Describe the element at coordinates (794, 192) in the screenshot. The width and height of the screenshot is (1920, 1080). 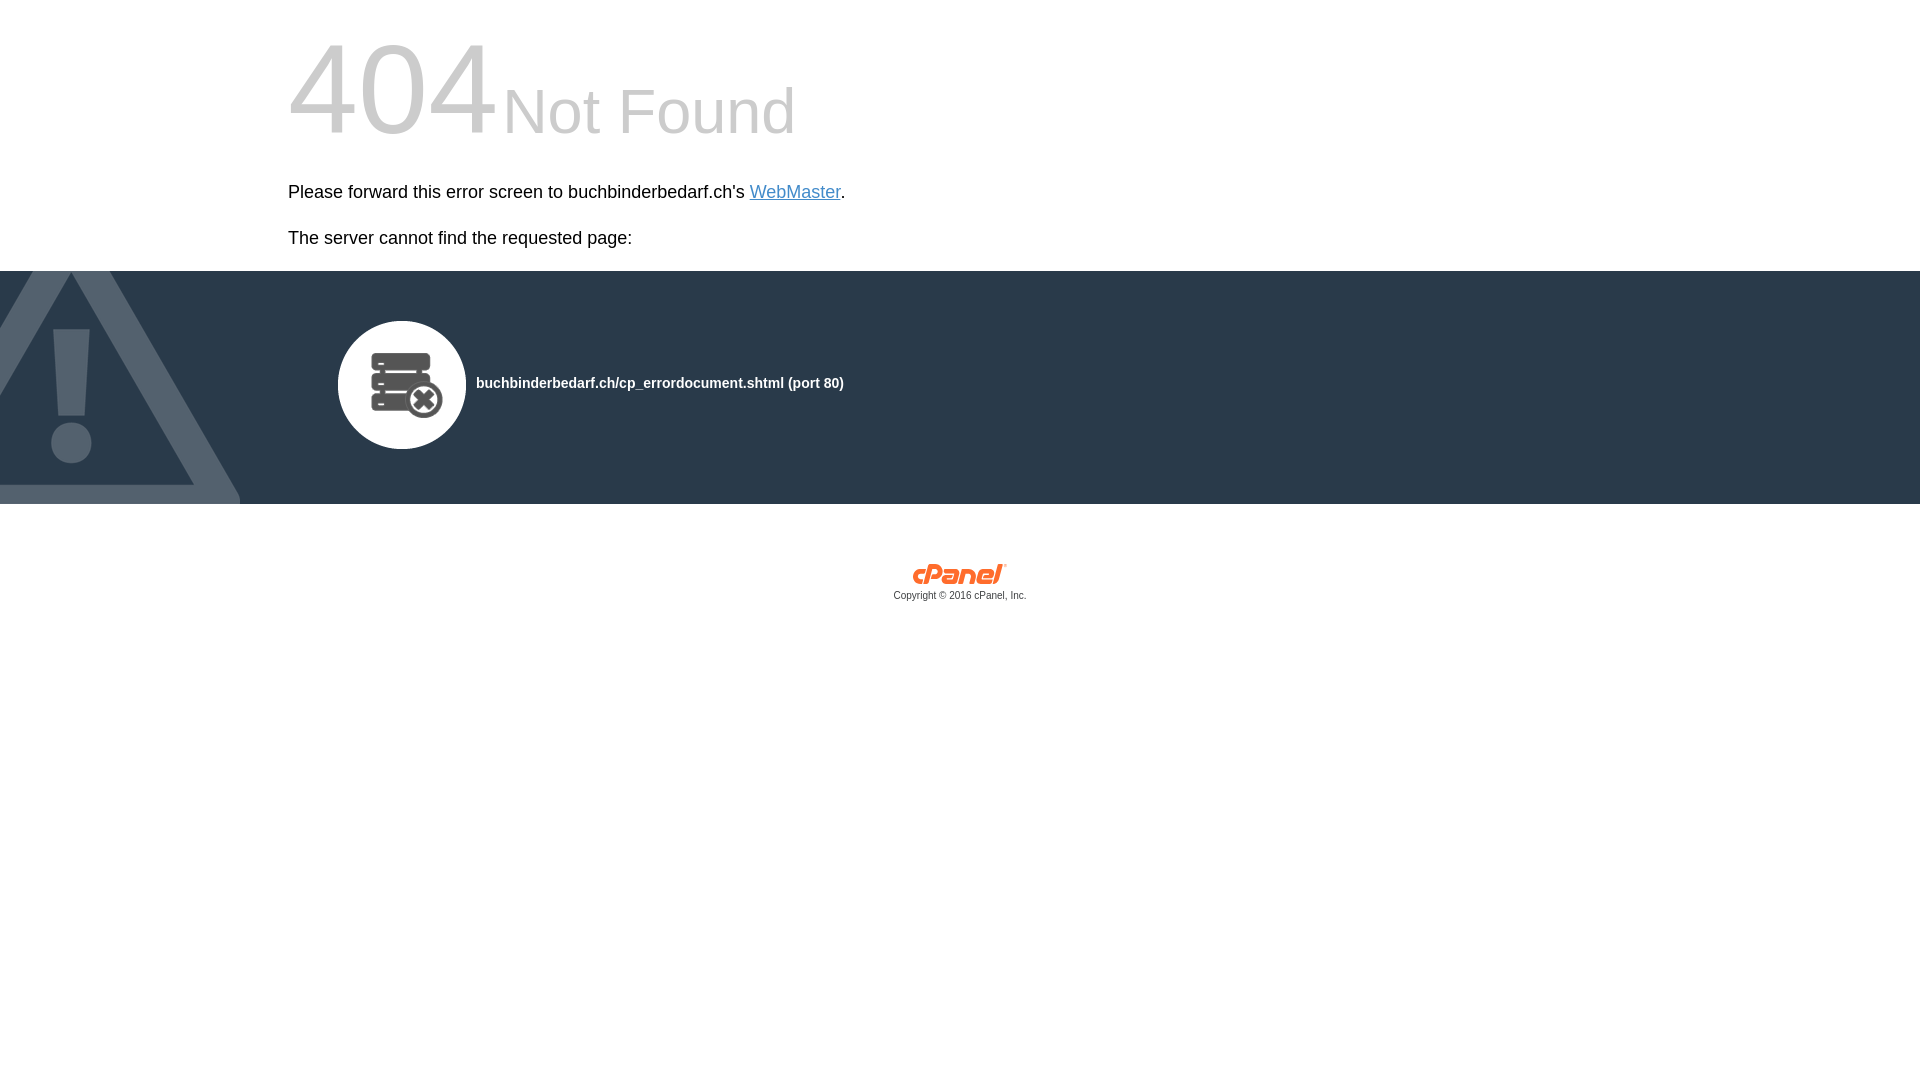
I see `'WebMaster'` at that location.